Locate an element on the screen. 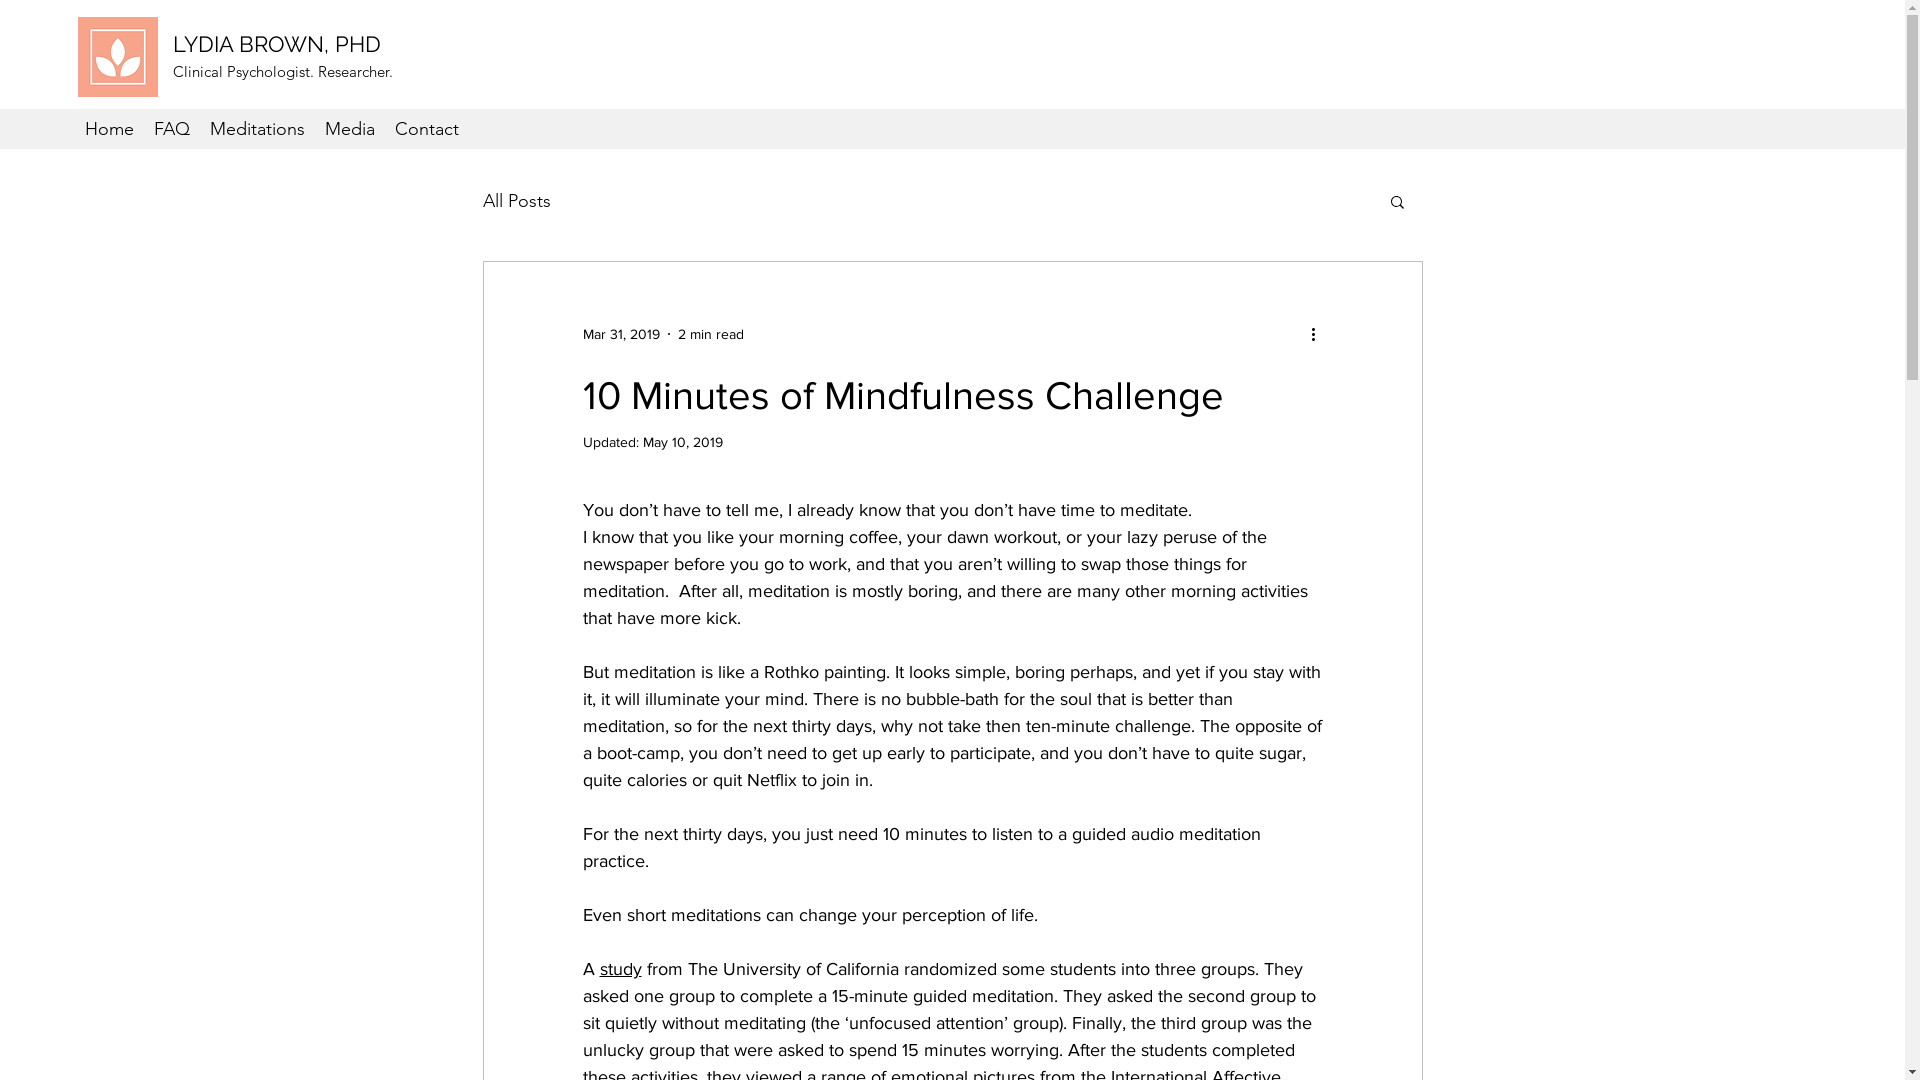 The height and width of the screenshot is (1080, 1920). 'Contact' is located at coordinates (426, 128).